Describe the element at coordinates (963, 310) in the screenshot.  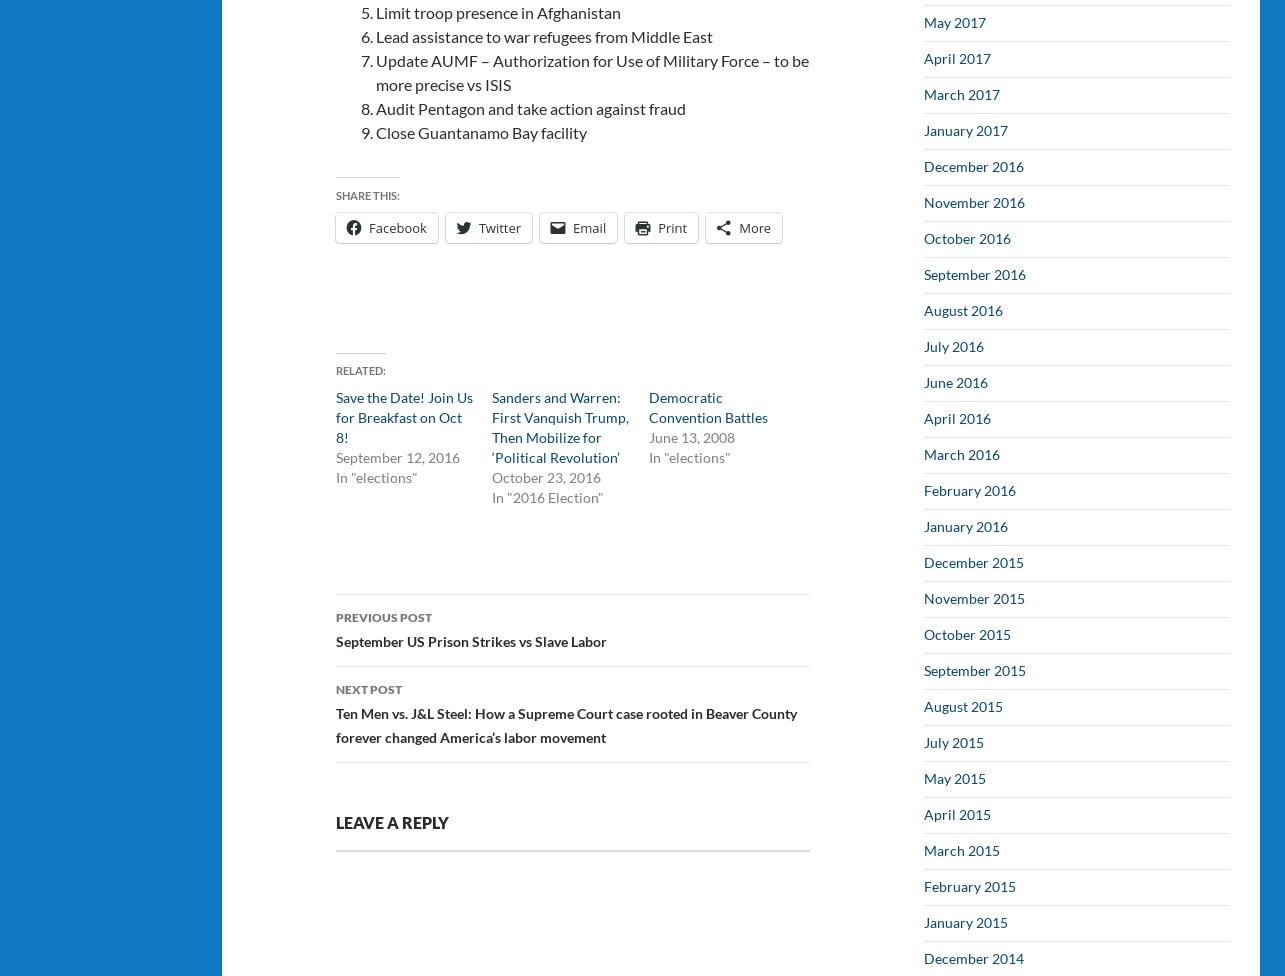
I see `'August 2016'` at that location.